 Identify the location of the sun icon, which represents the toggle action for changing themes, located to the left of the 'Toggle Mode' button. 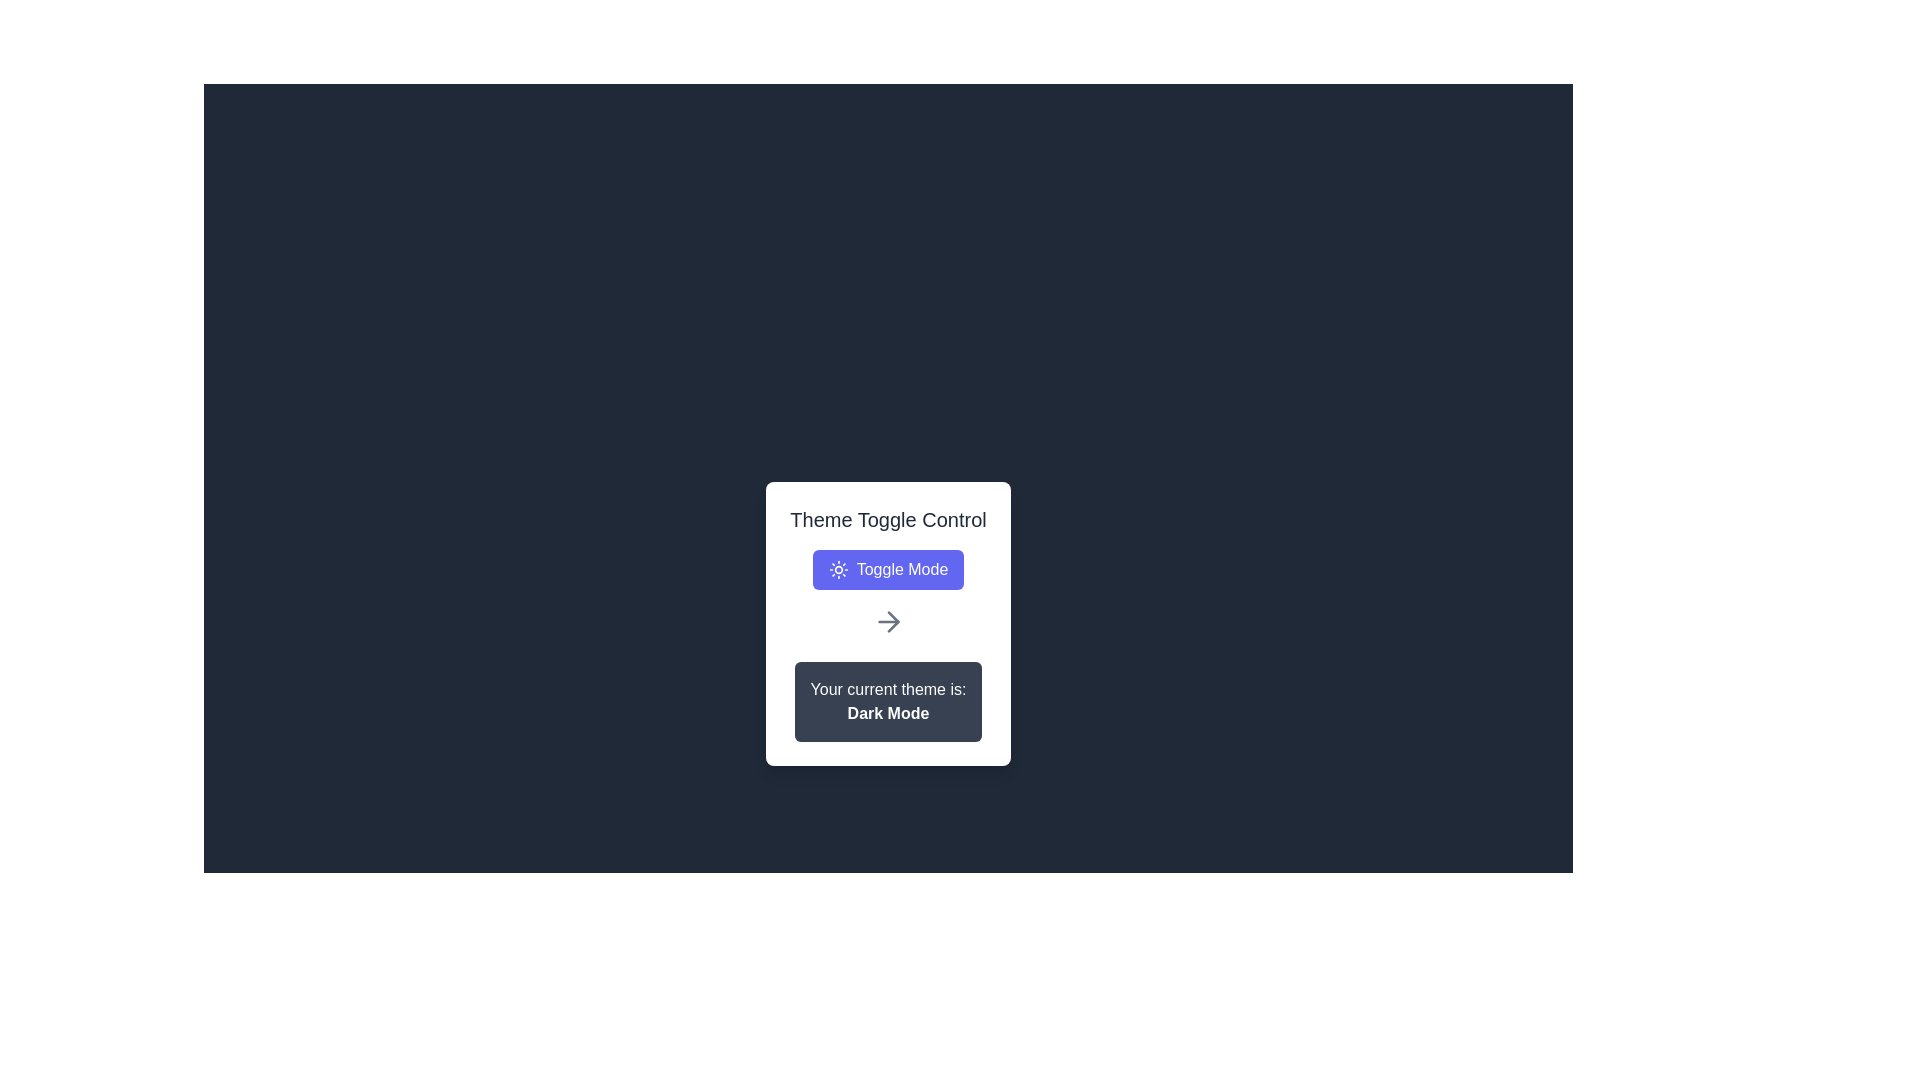
(838, 570).